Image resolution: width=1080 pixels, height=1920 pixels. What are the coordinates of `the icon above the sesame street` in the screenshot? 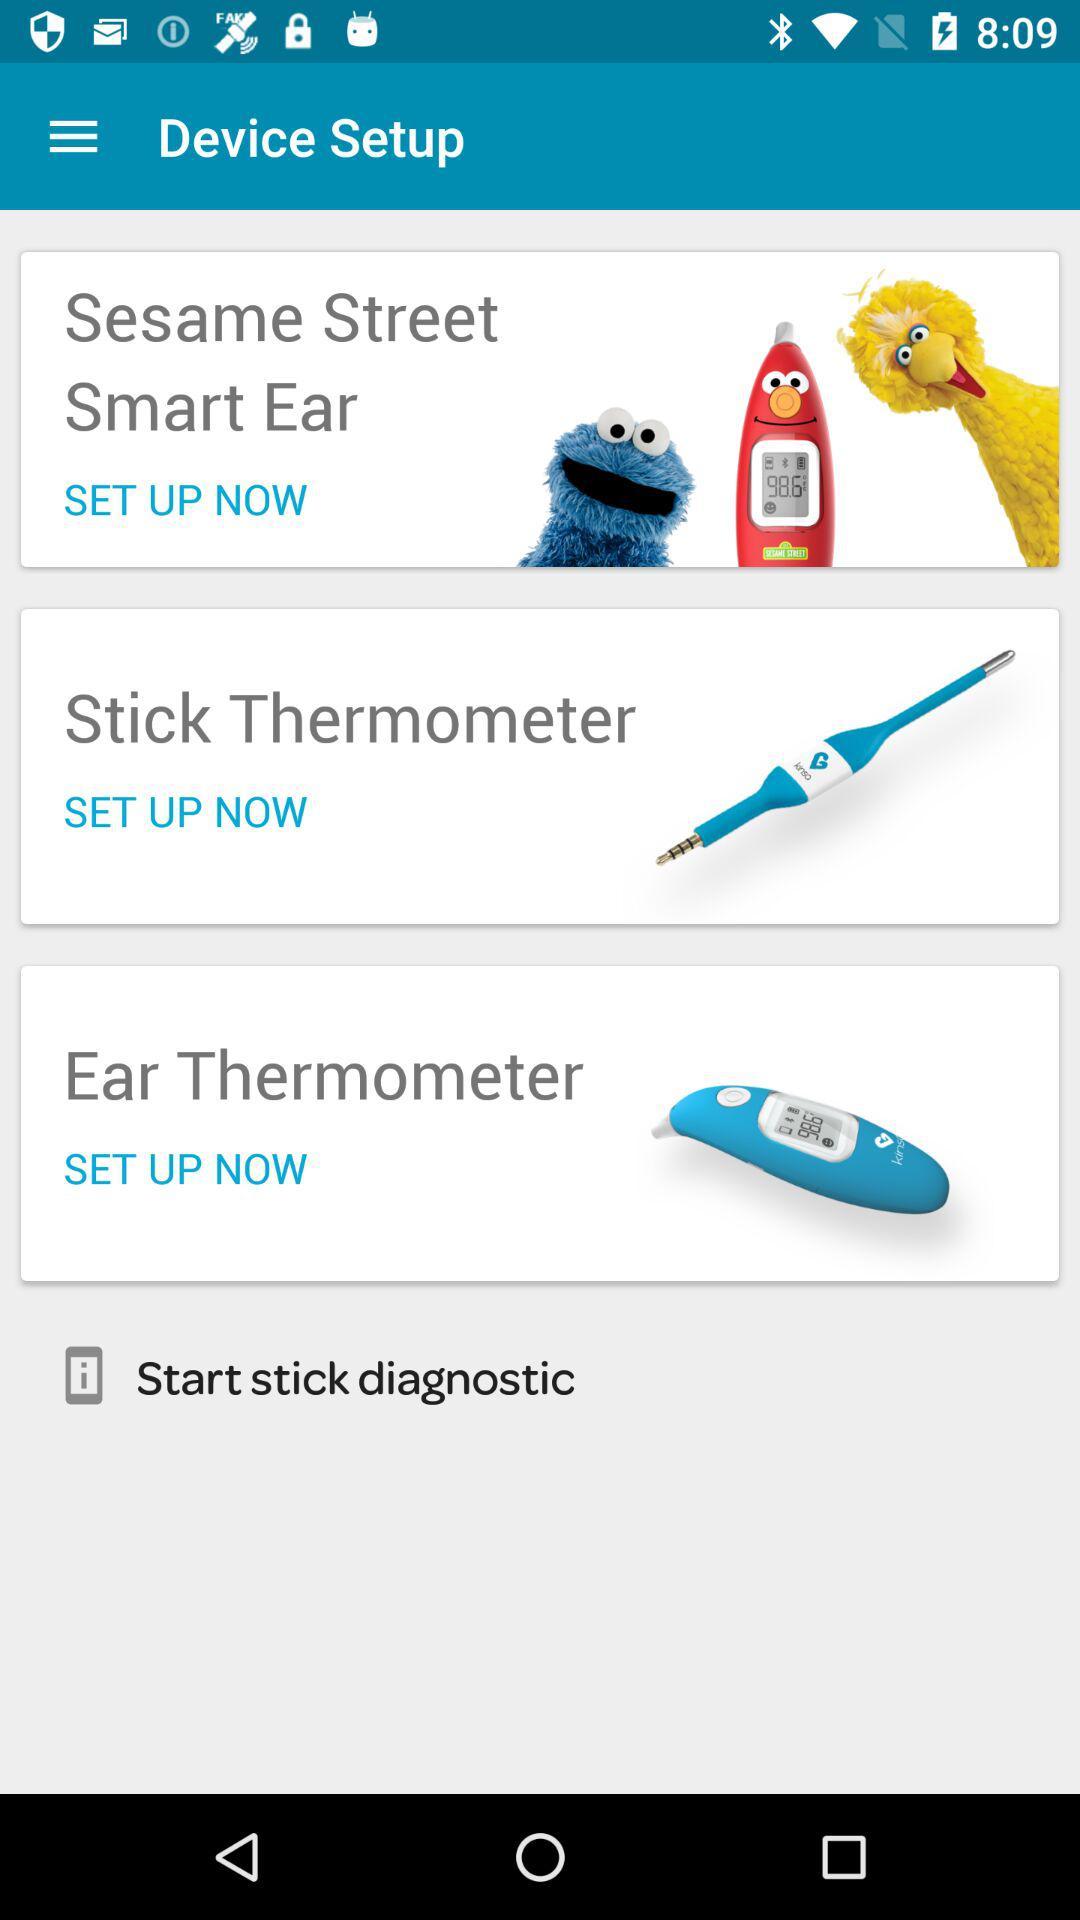 It's located at (72, 135).